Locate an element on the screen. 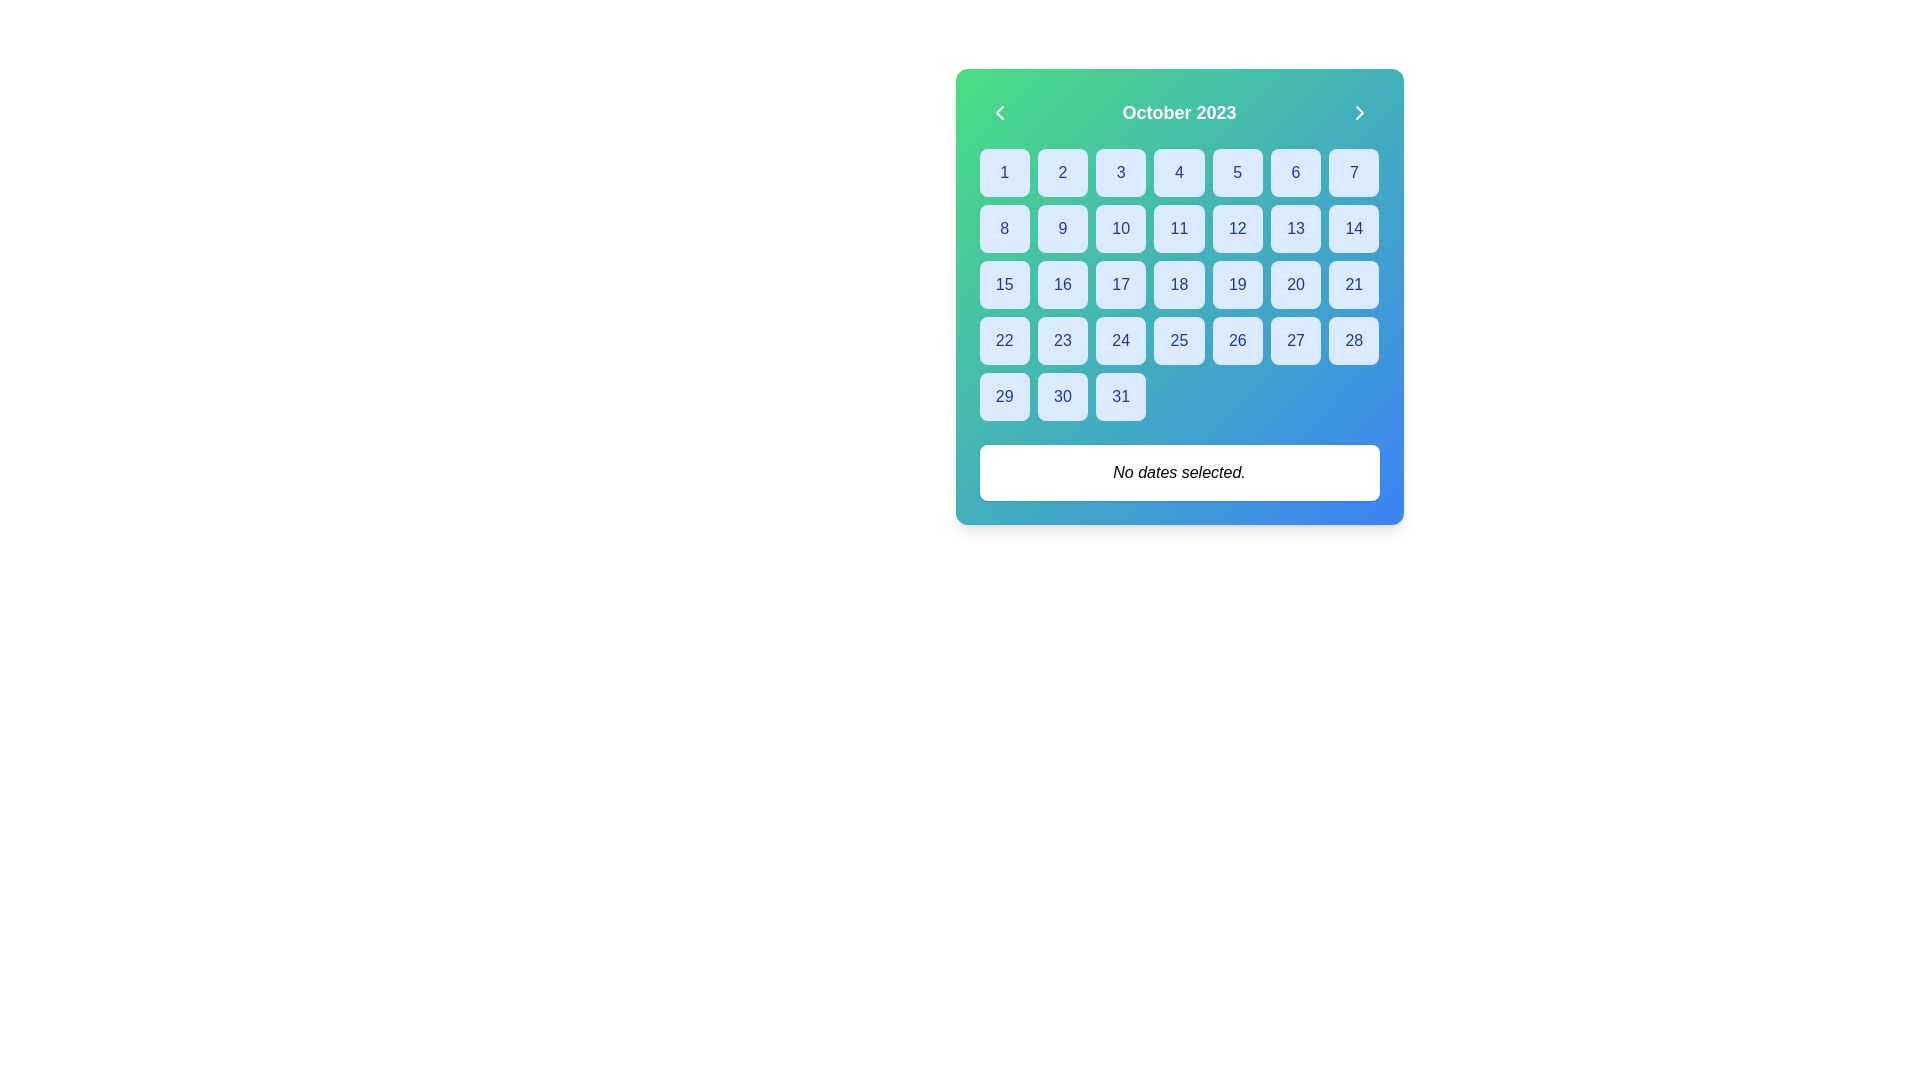  the selectable calendar day button for October 24, 2023 is located at coordinates (1121, 339).